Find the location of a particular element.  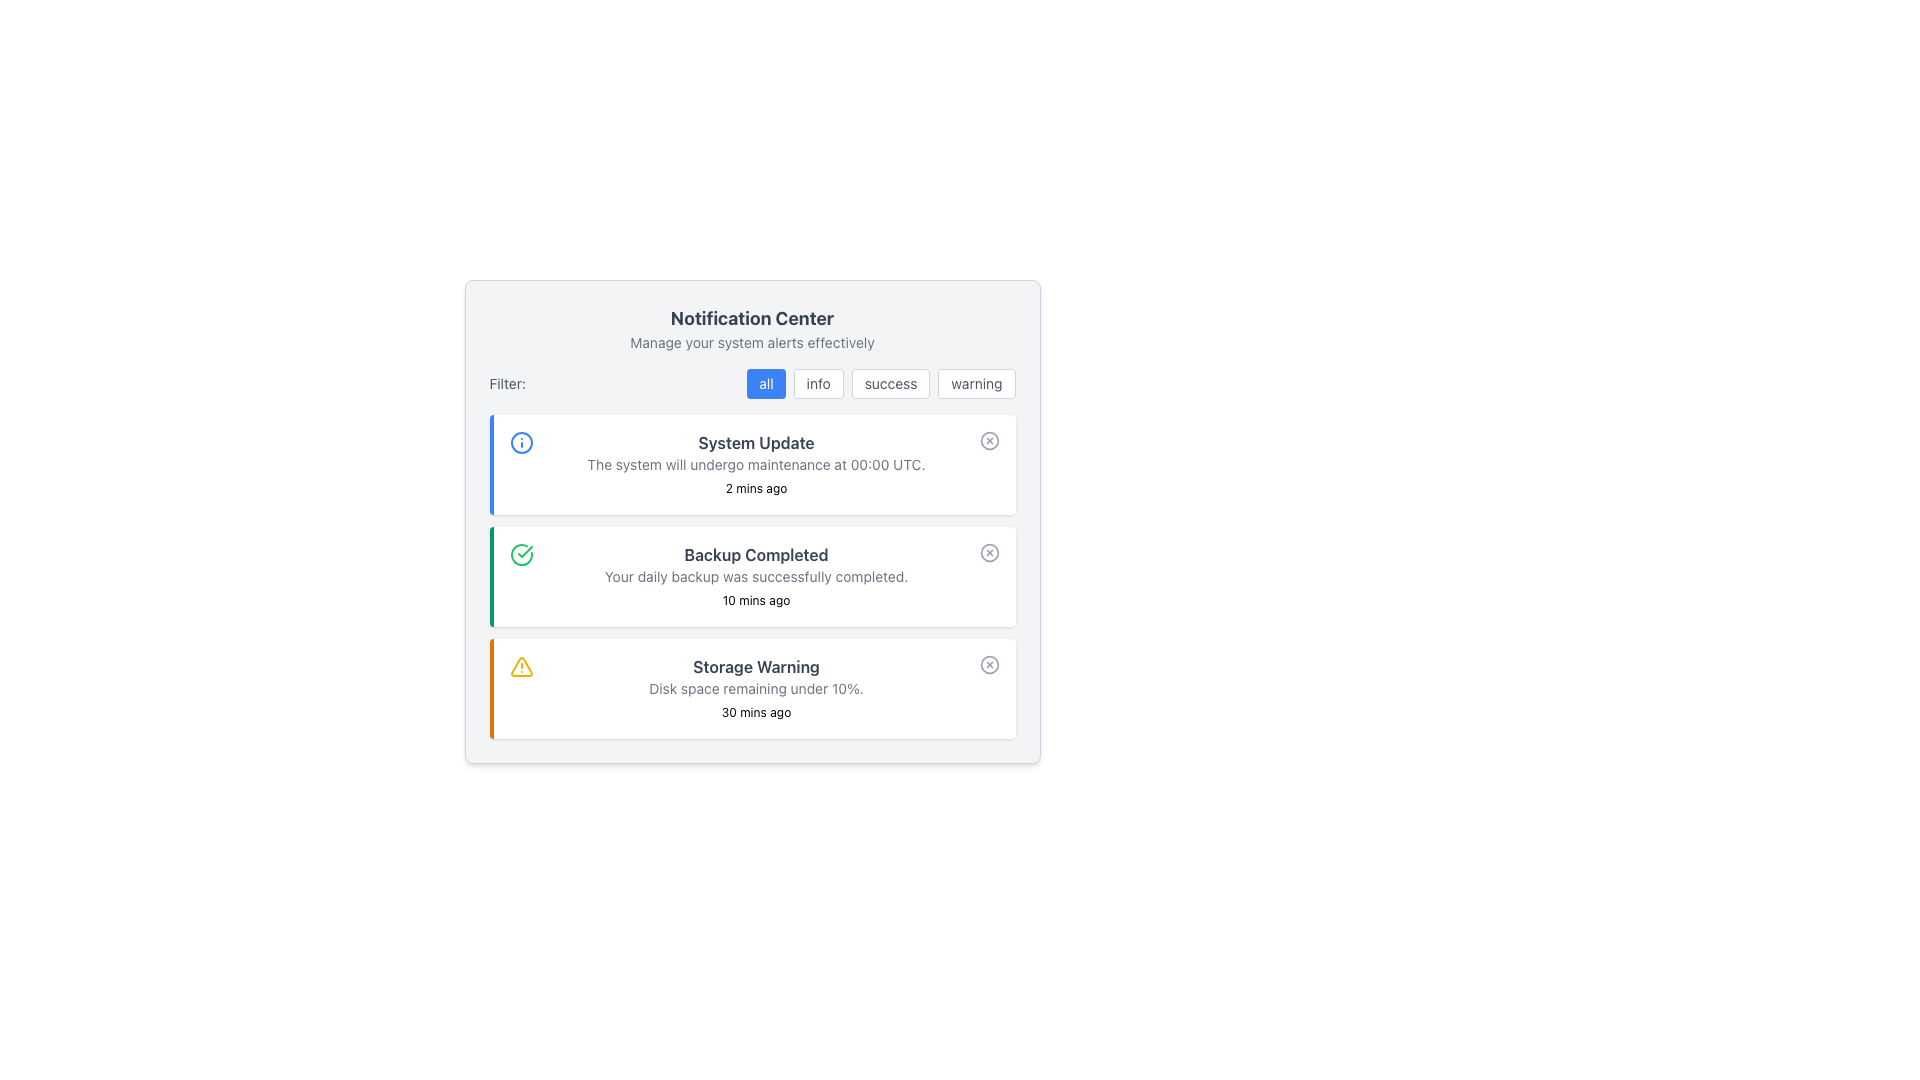

the 'success' button, which is the third button in a horizontal group of filter options below the 'Filter:' label is located at coordinates (880, 384).